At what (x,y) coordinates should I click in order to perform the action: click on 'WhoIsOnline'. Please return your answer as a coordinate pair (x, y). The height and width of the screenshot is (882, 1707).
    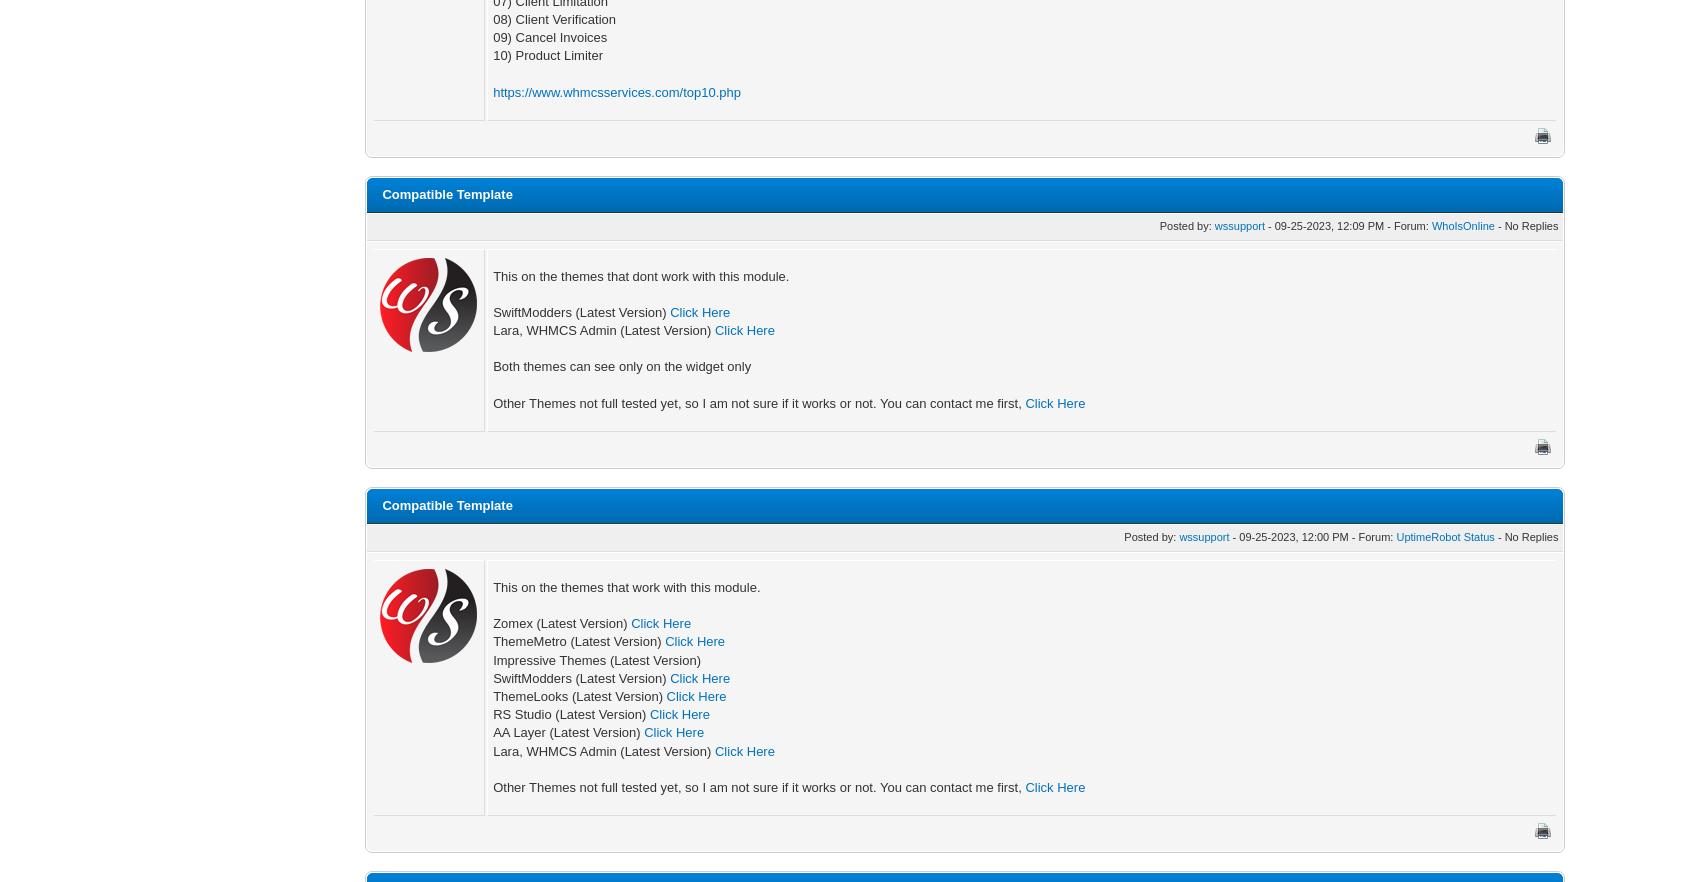
    Looking at the image, I should click on (1461, 224).